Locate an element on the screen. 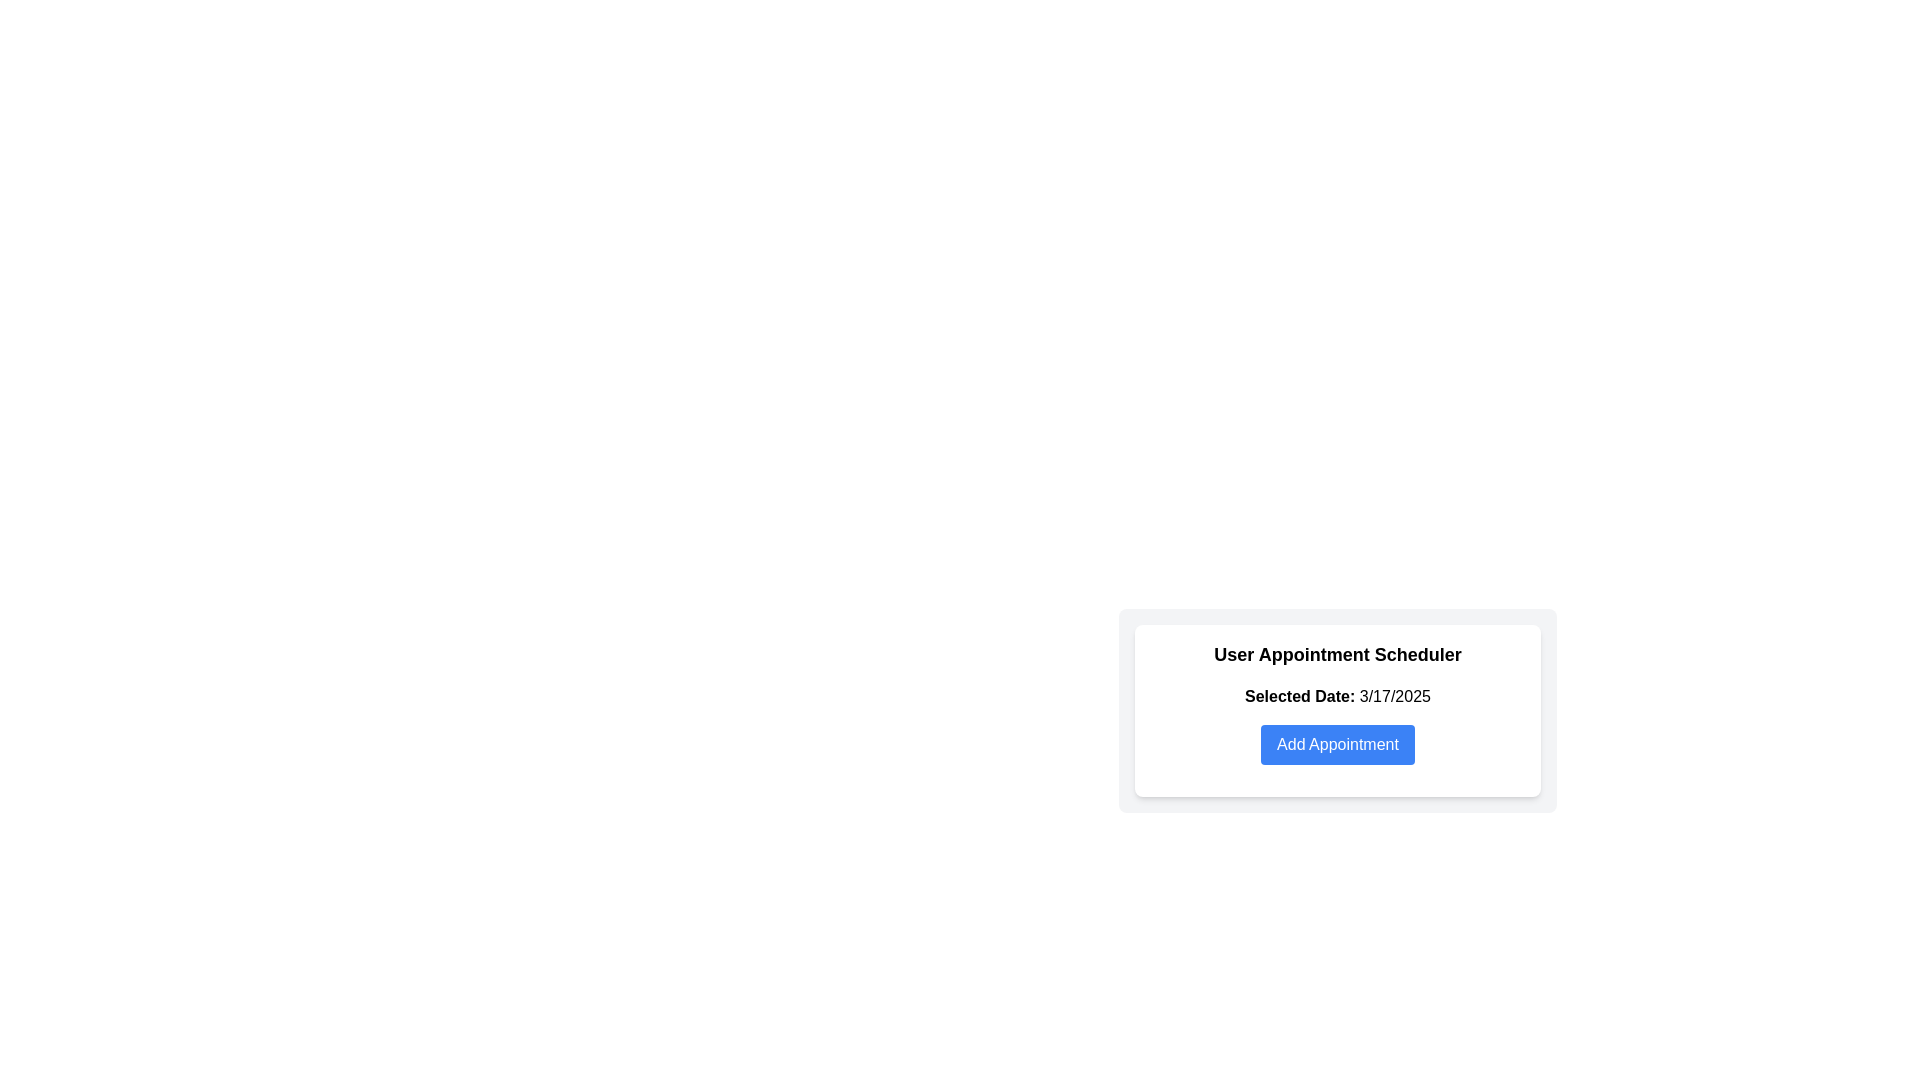 Image resolution: width=1920 pixels, height=1080 pixels. the button that allows users is located at coordinates (1338, 744).